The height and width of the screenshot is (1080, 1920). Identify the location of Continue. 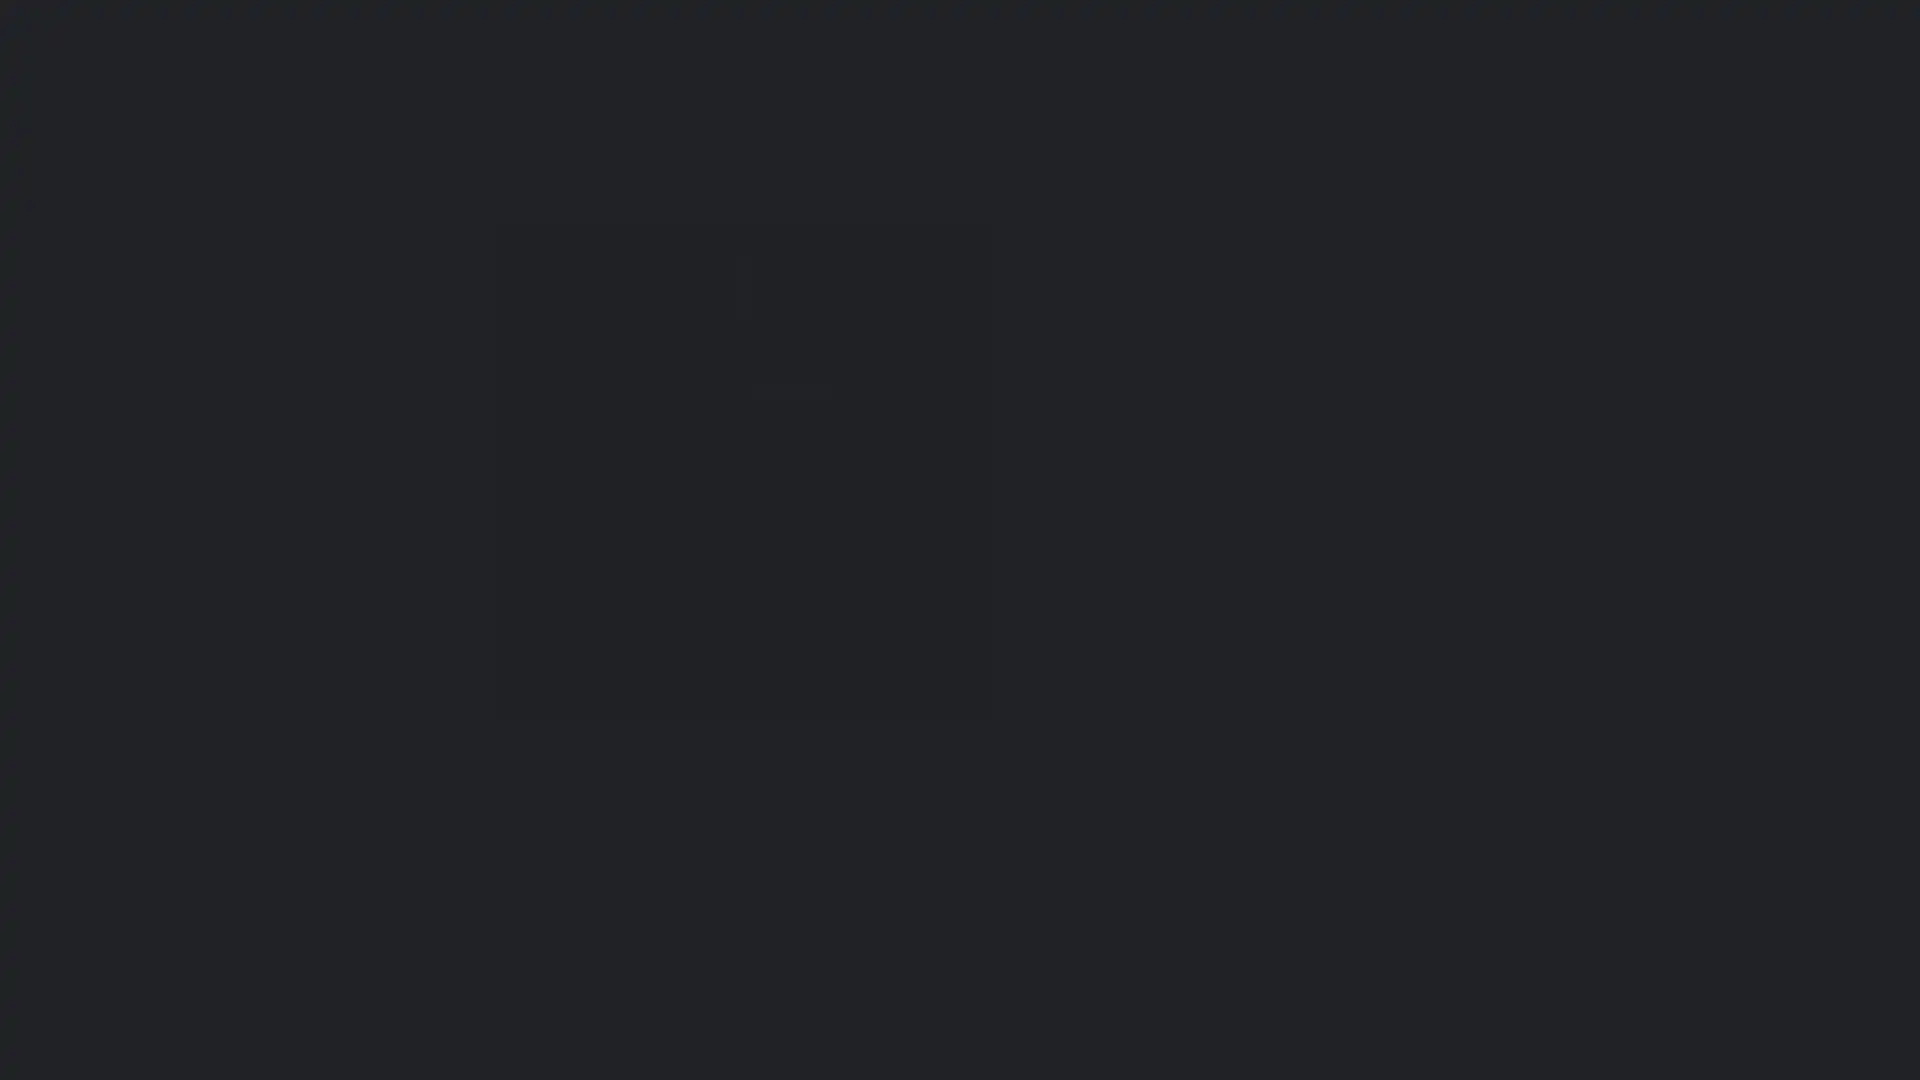
(738, 656).